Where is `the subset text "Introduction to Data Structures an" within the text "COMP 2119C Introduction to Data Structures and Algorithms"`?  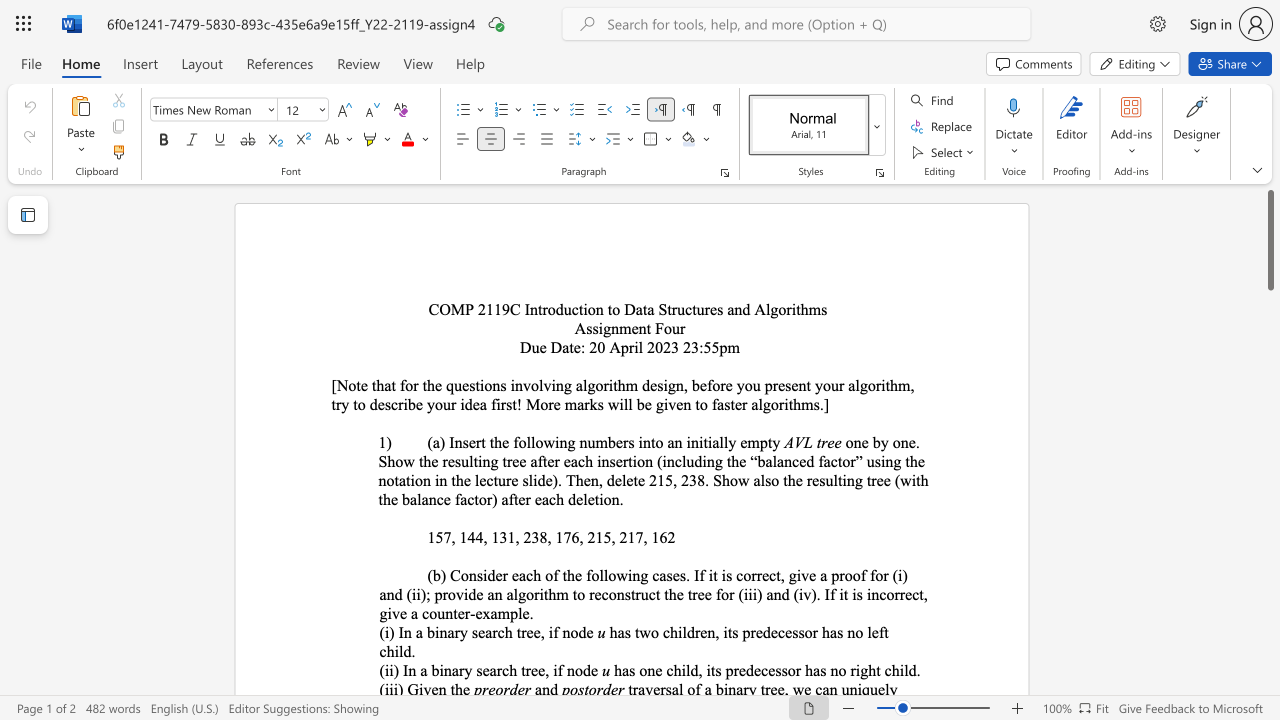
the subset text "Introduction to Data Structures an" within the text "COMP 2119C Introduction to Data Structures and Algorithms" is located at coordinates (524, 309).